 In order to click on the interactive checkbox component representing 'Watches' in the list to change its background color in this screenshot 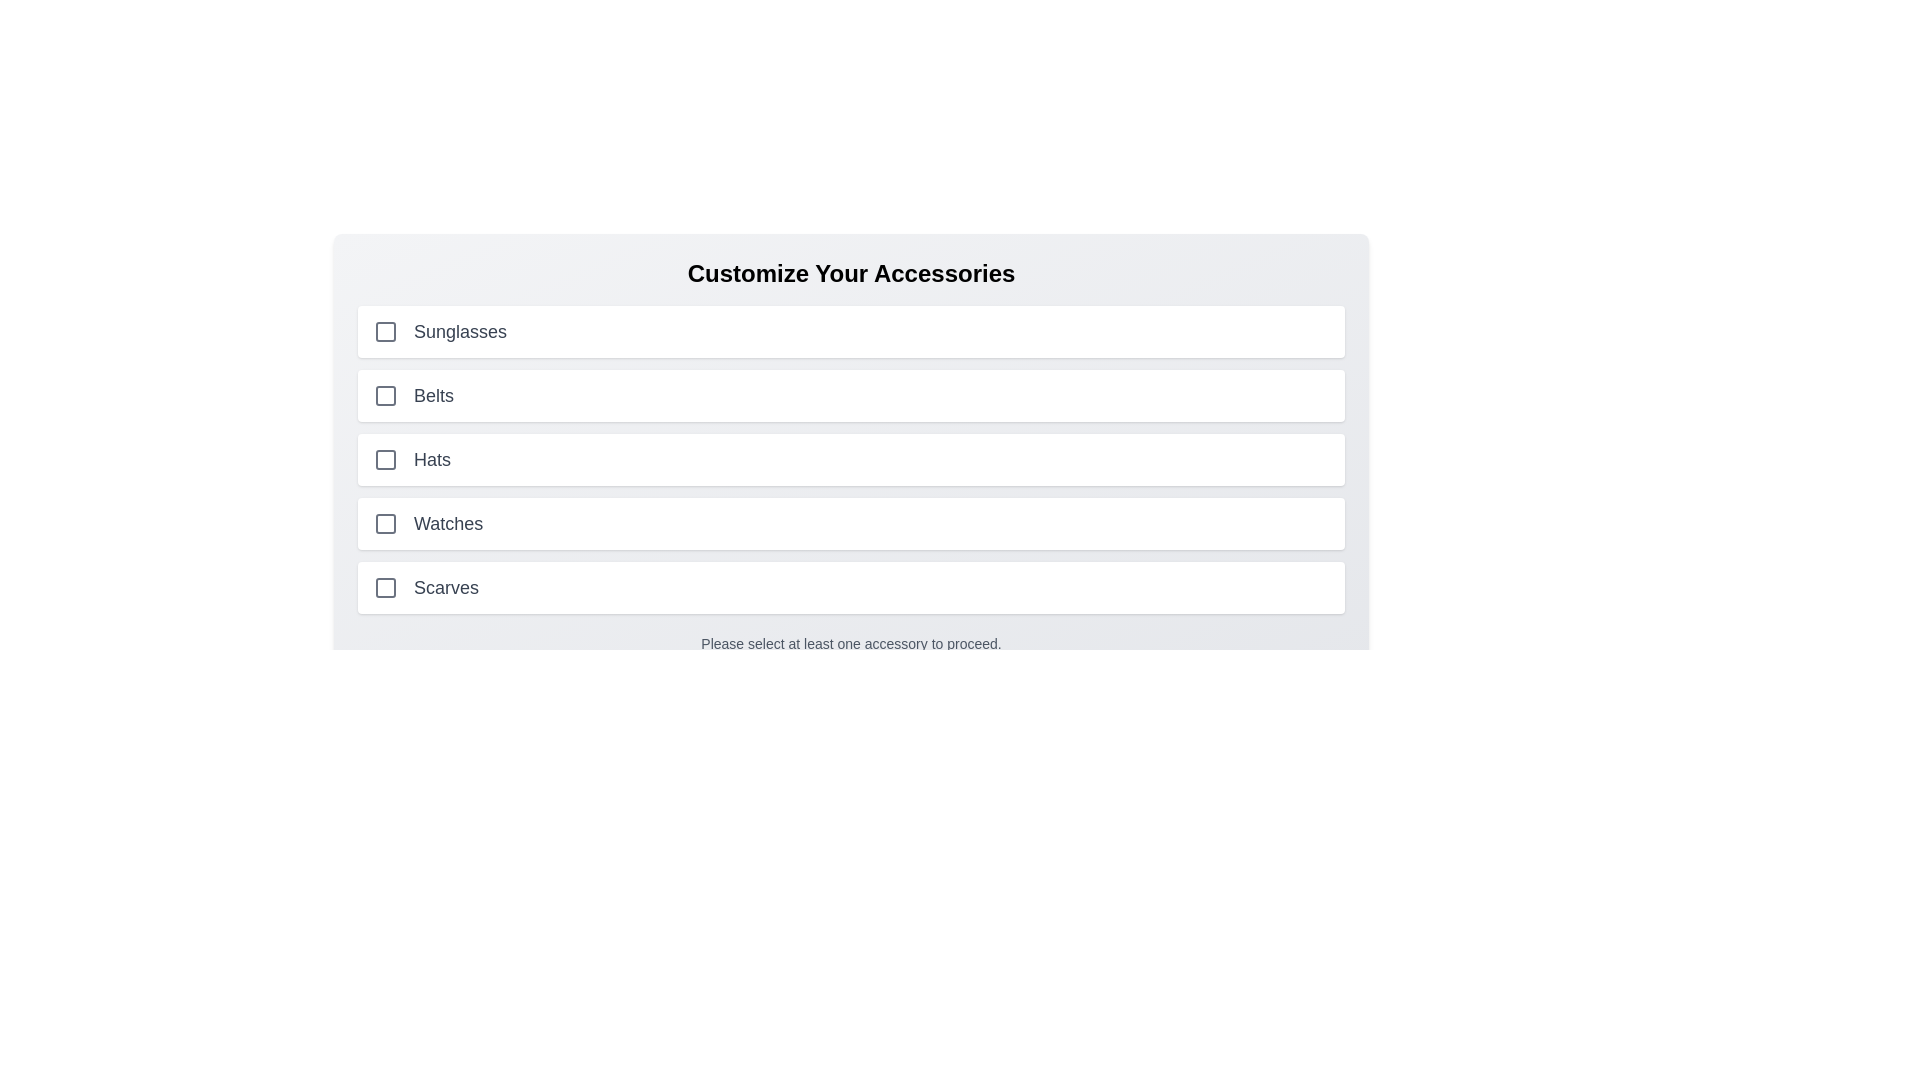, I will do `click(851, 523)`.